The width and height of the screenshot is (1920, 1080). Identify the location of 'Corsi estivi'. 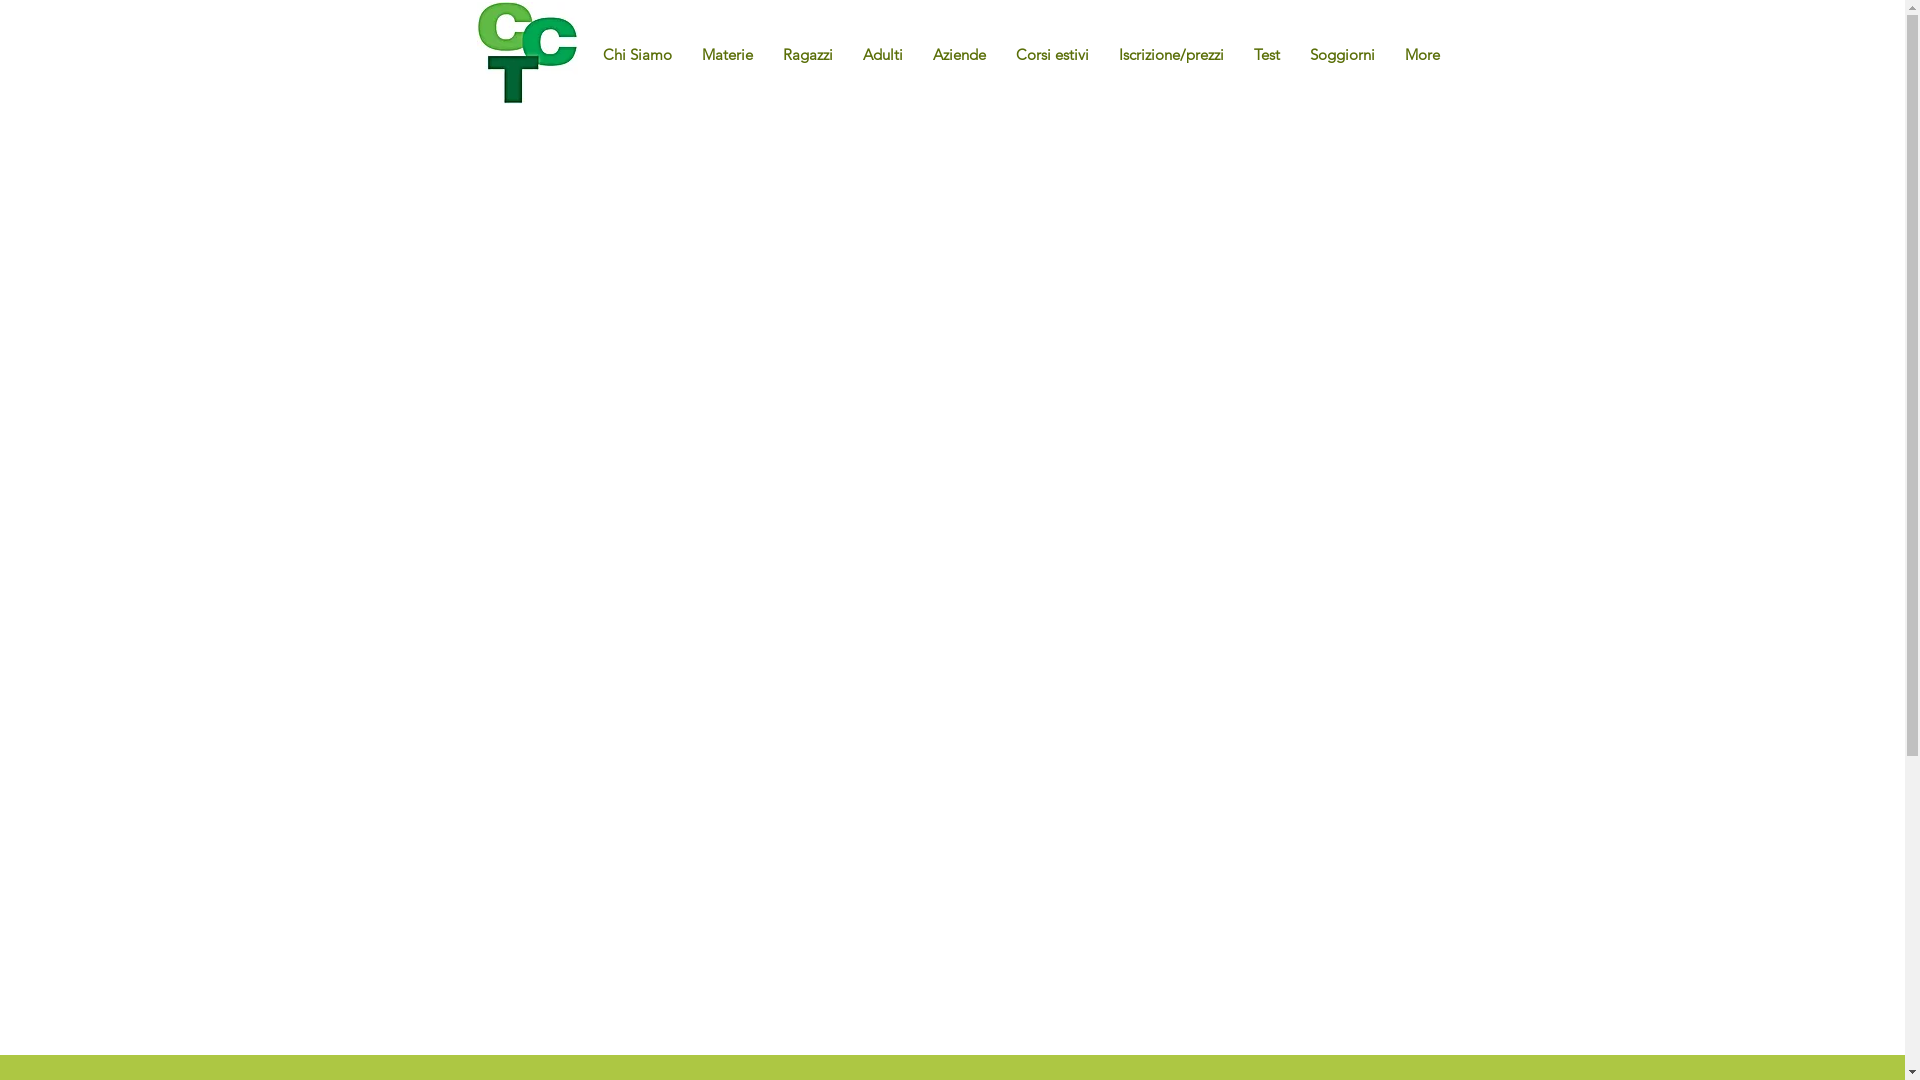
(1050, 53).